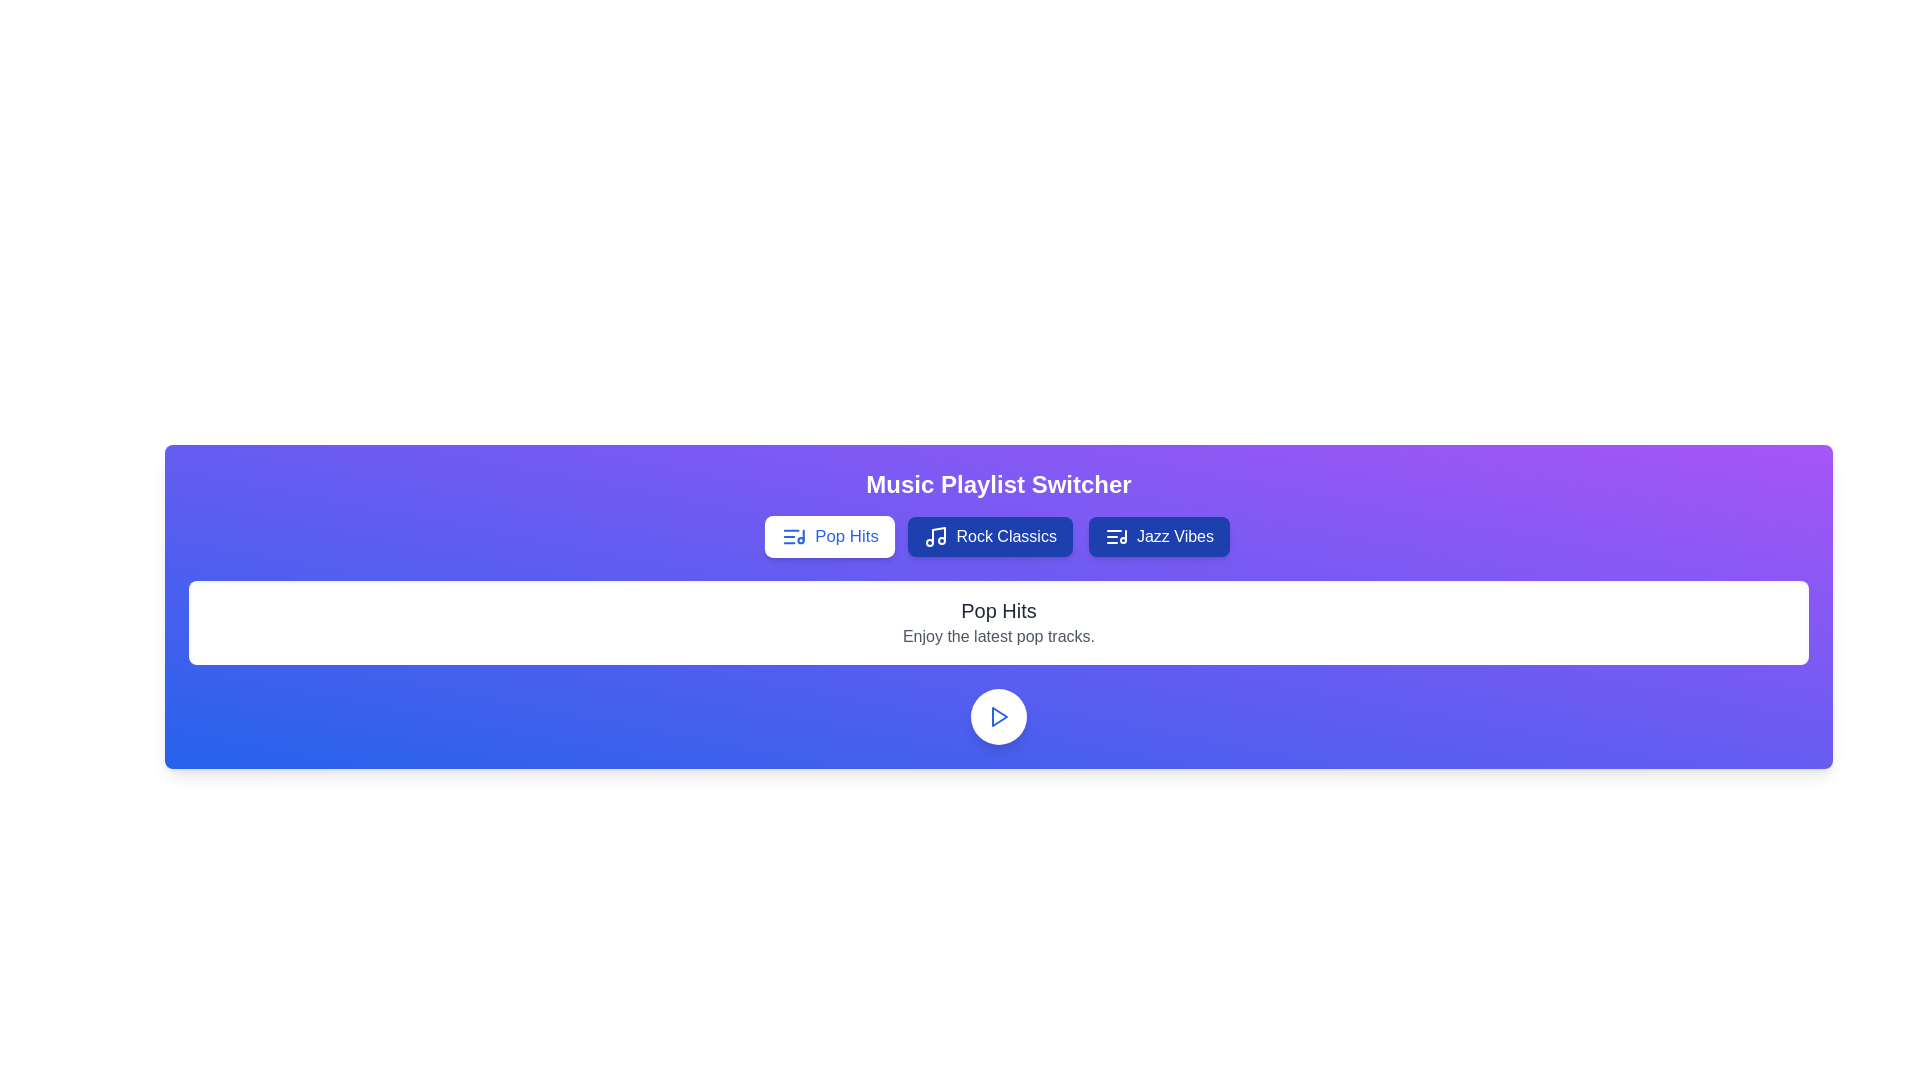 This screenshot has height=1080, width=1920. Describe the element at coordinates (998, 716) in the screenshot. I see `the circular button with a white background and a blue play icon located at the bottom center of the gradient purple card interface` at that location.